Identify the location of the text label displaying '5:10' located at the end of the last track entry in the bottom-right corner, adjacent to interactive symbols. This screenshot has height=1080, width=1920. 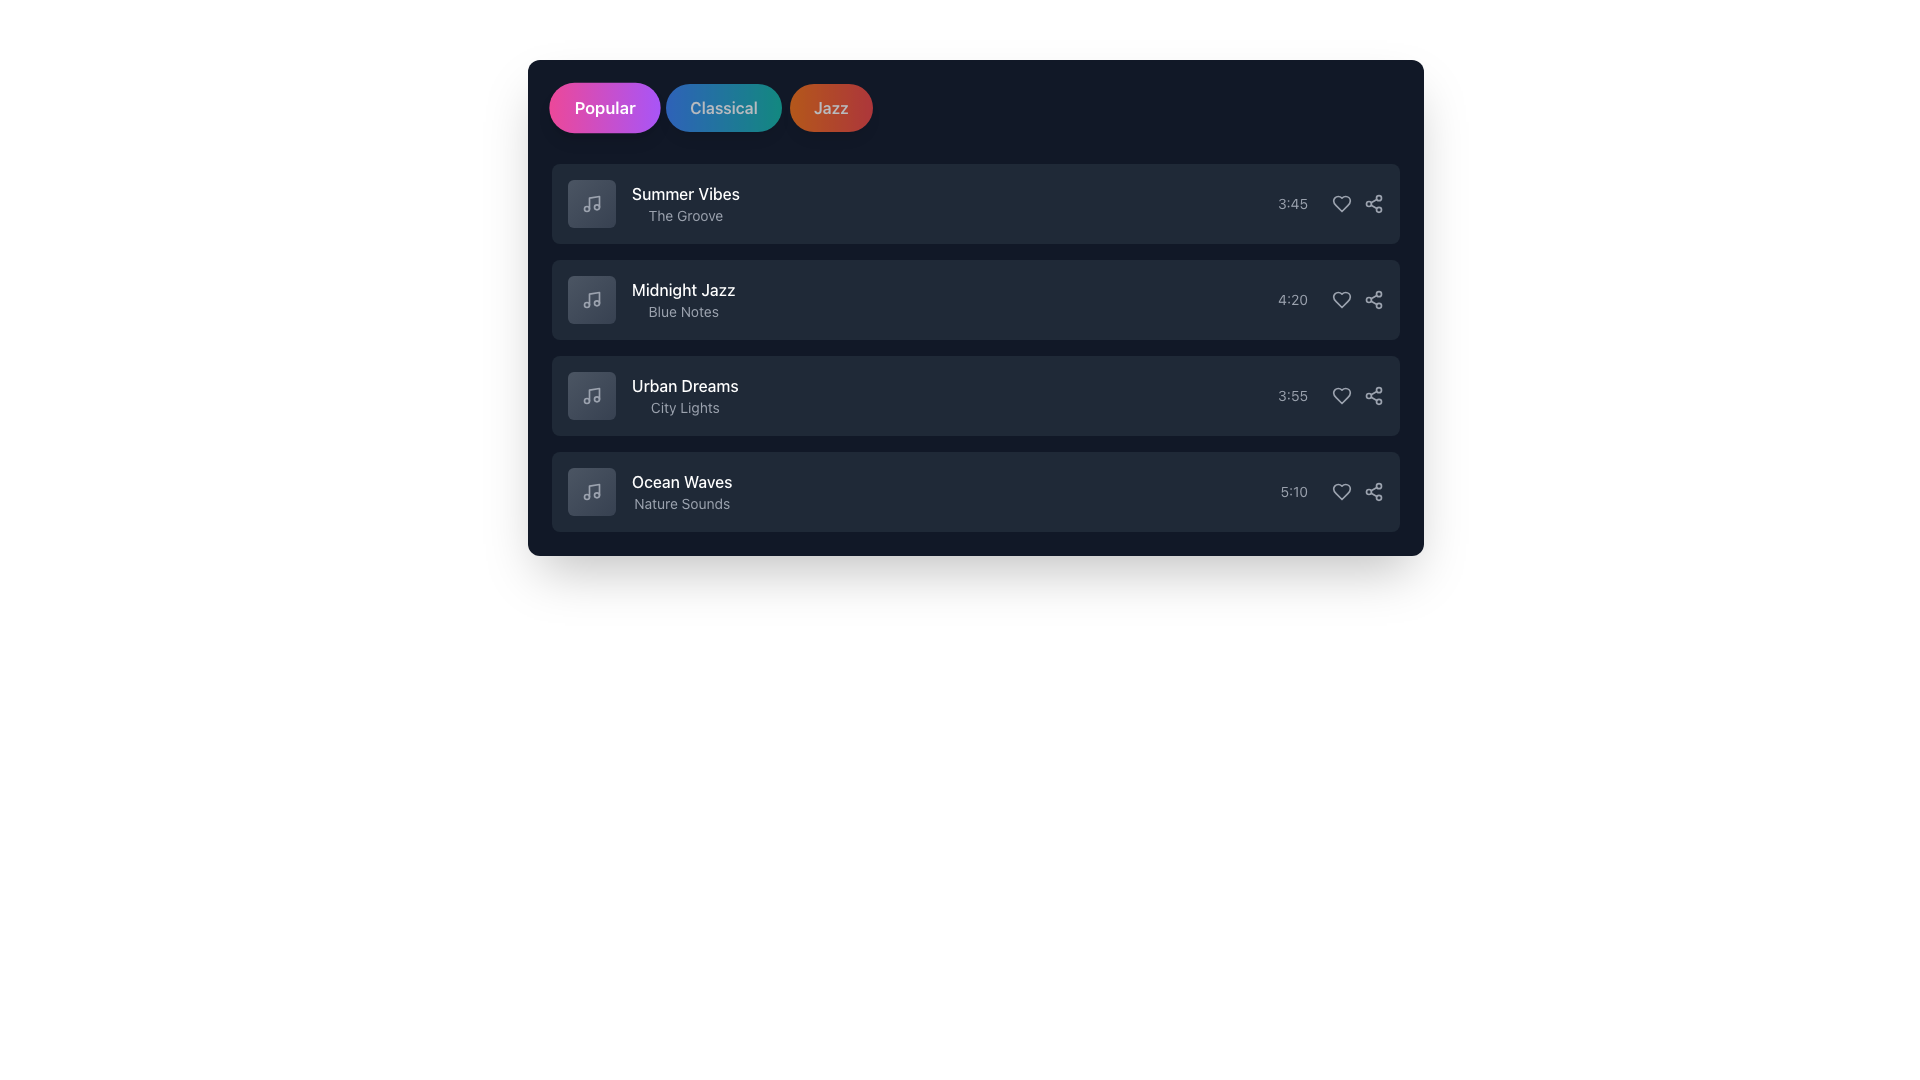
(1294, 492).